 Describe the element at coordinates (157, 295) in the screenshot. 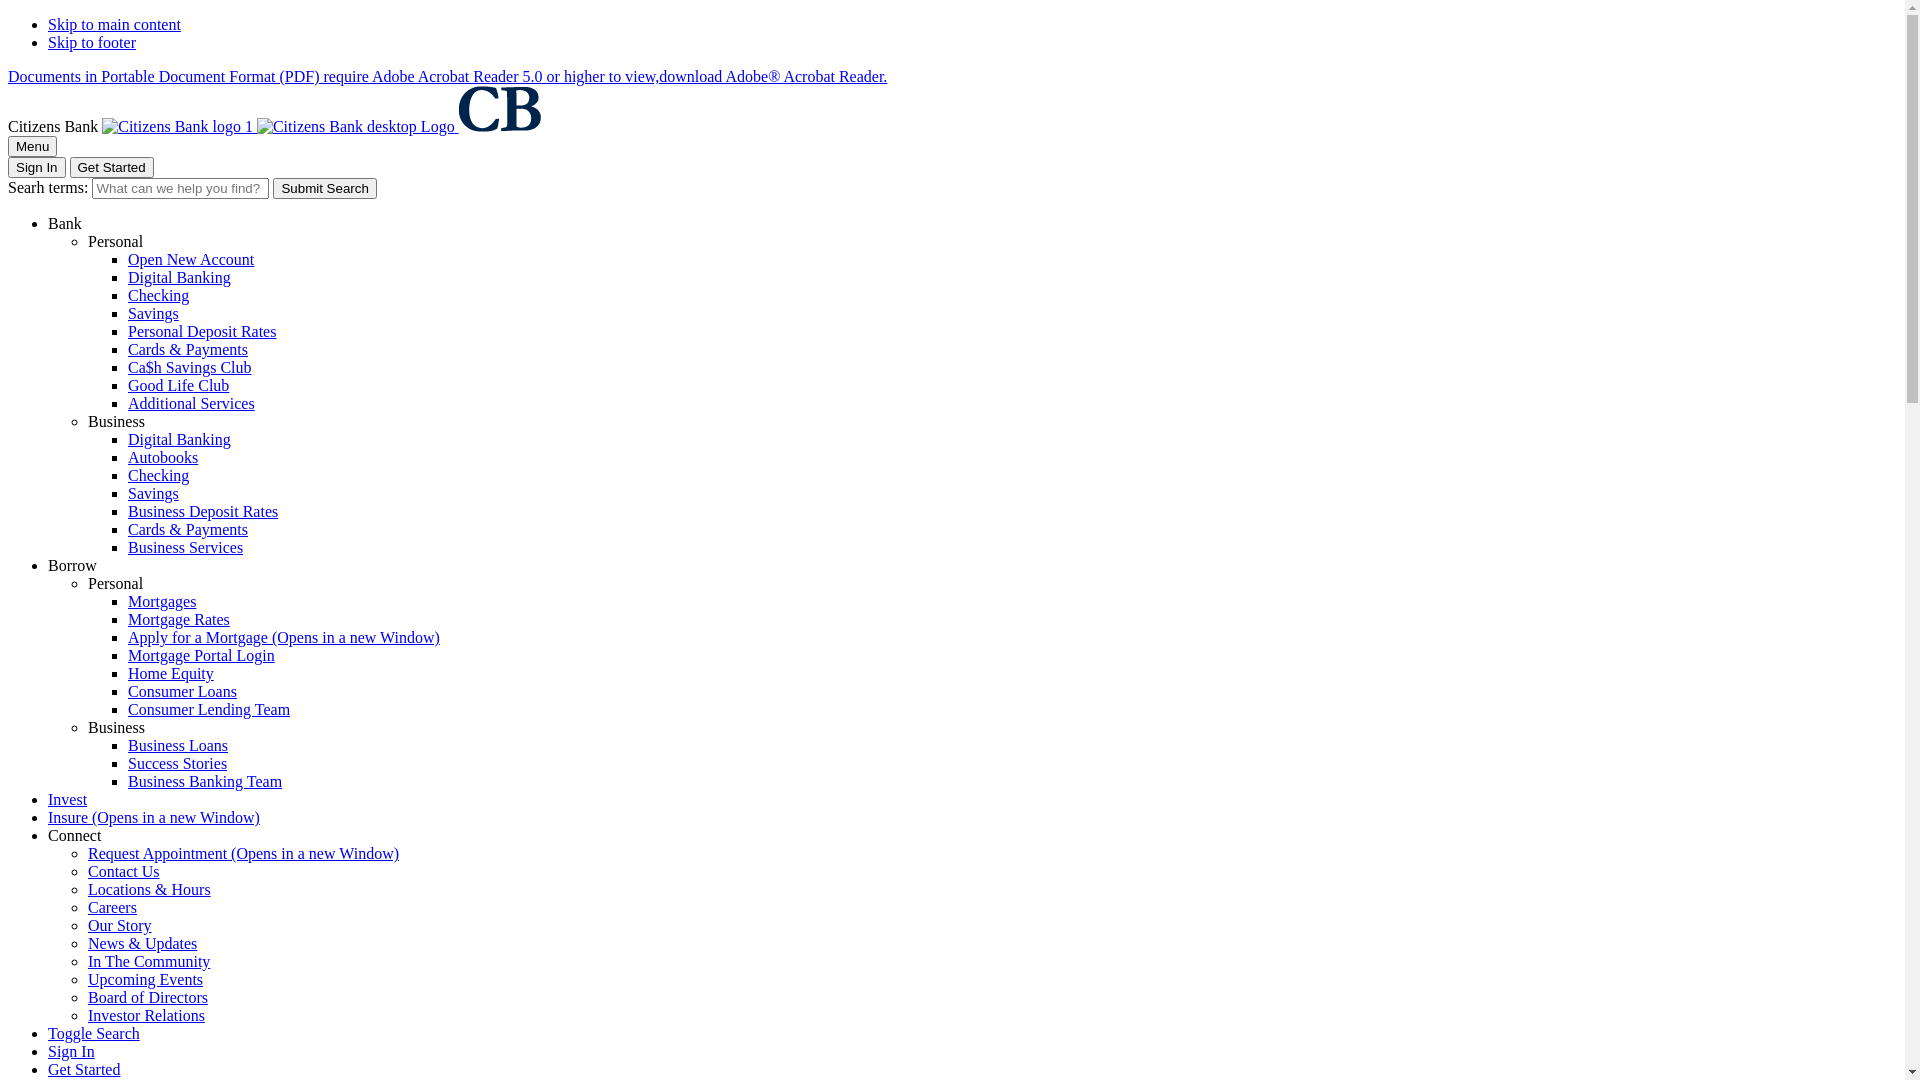

I see `'Checking'` at that location.